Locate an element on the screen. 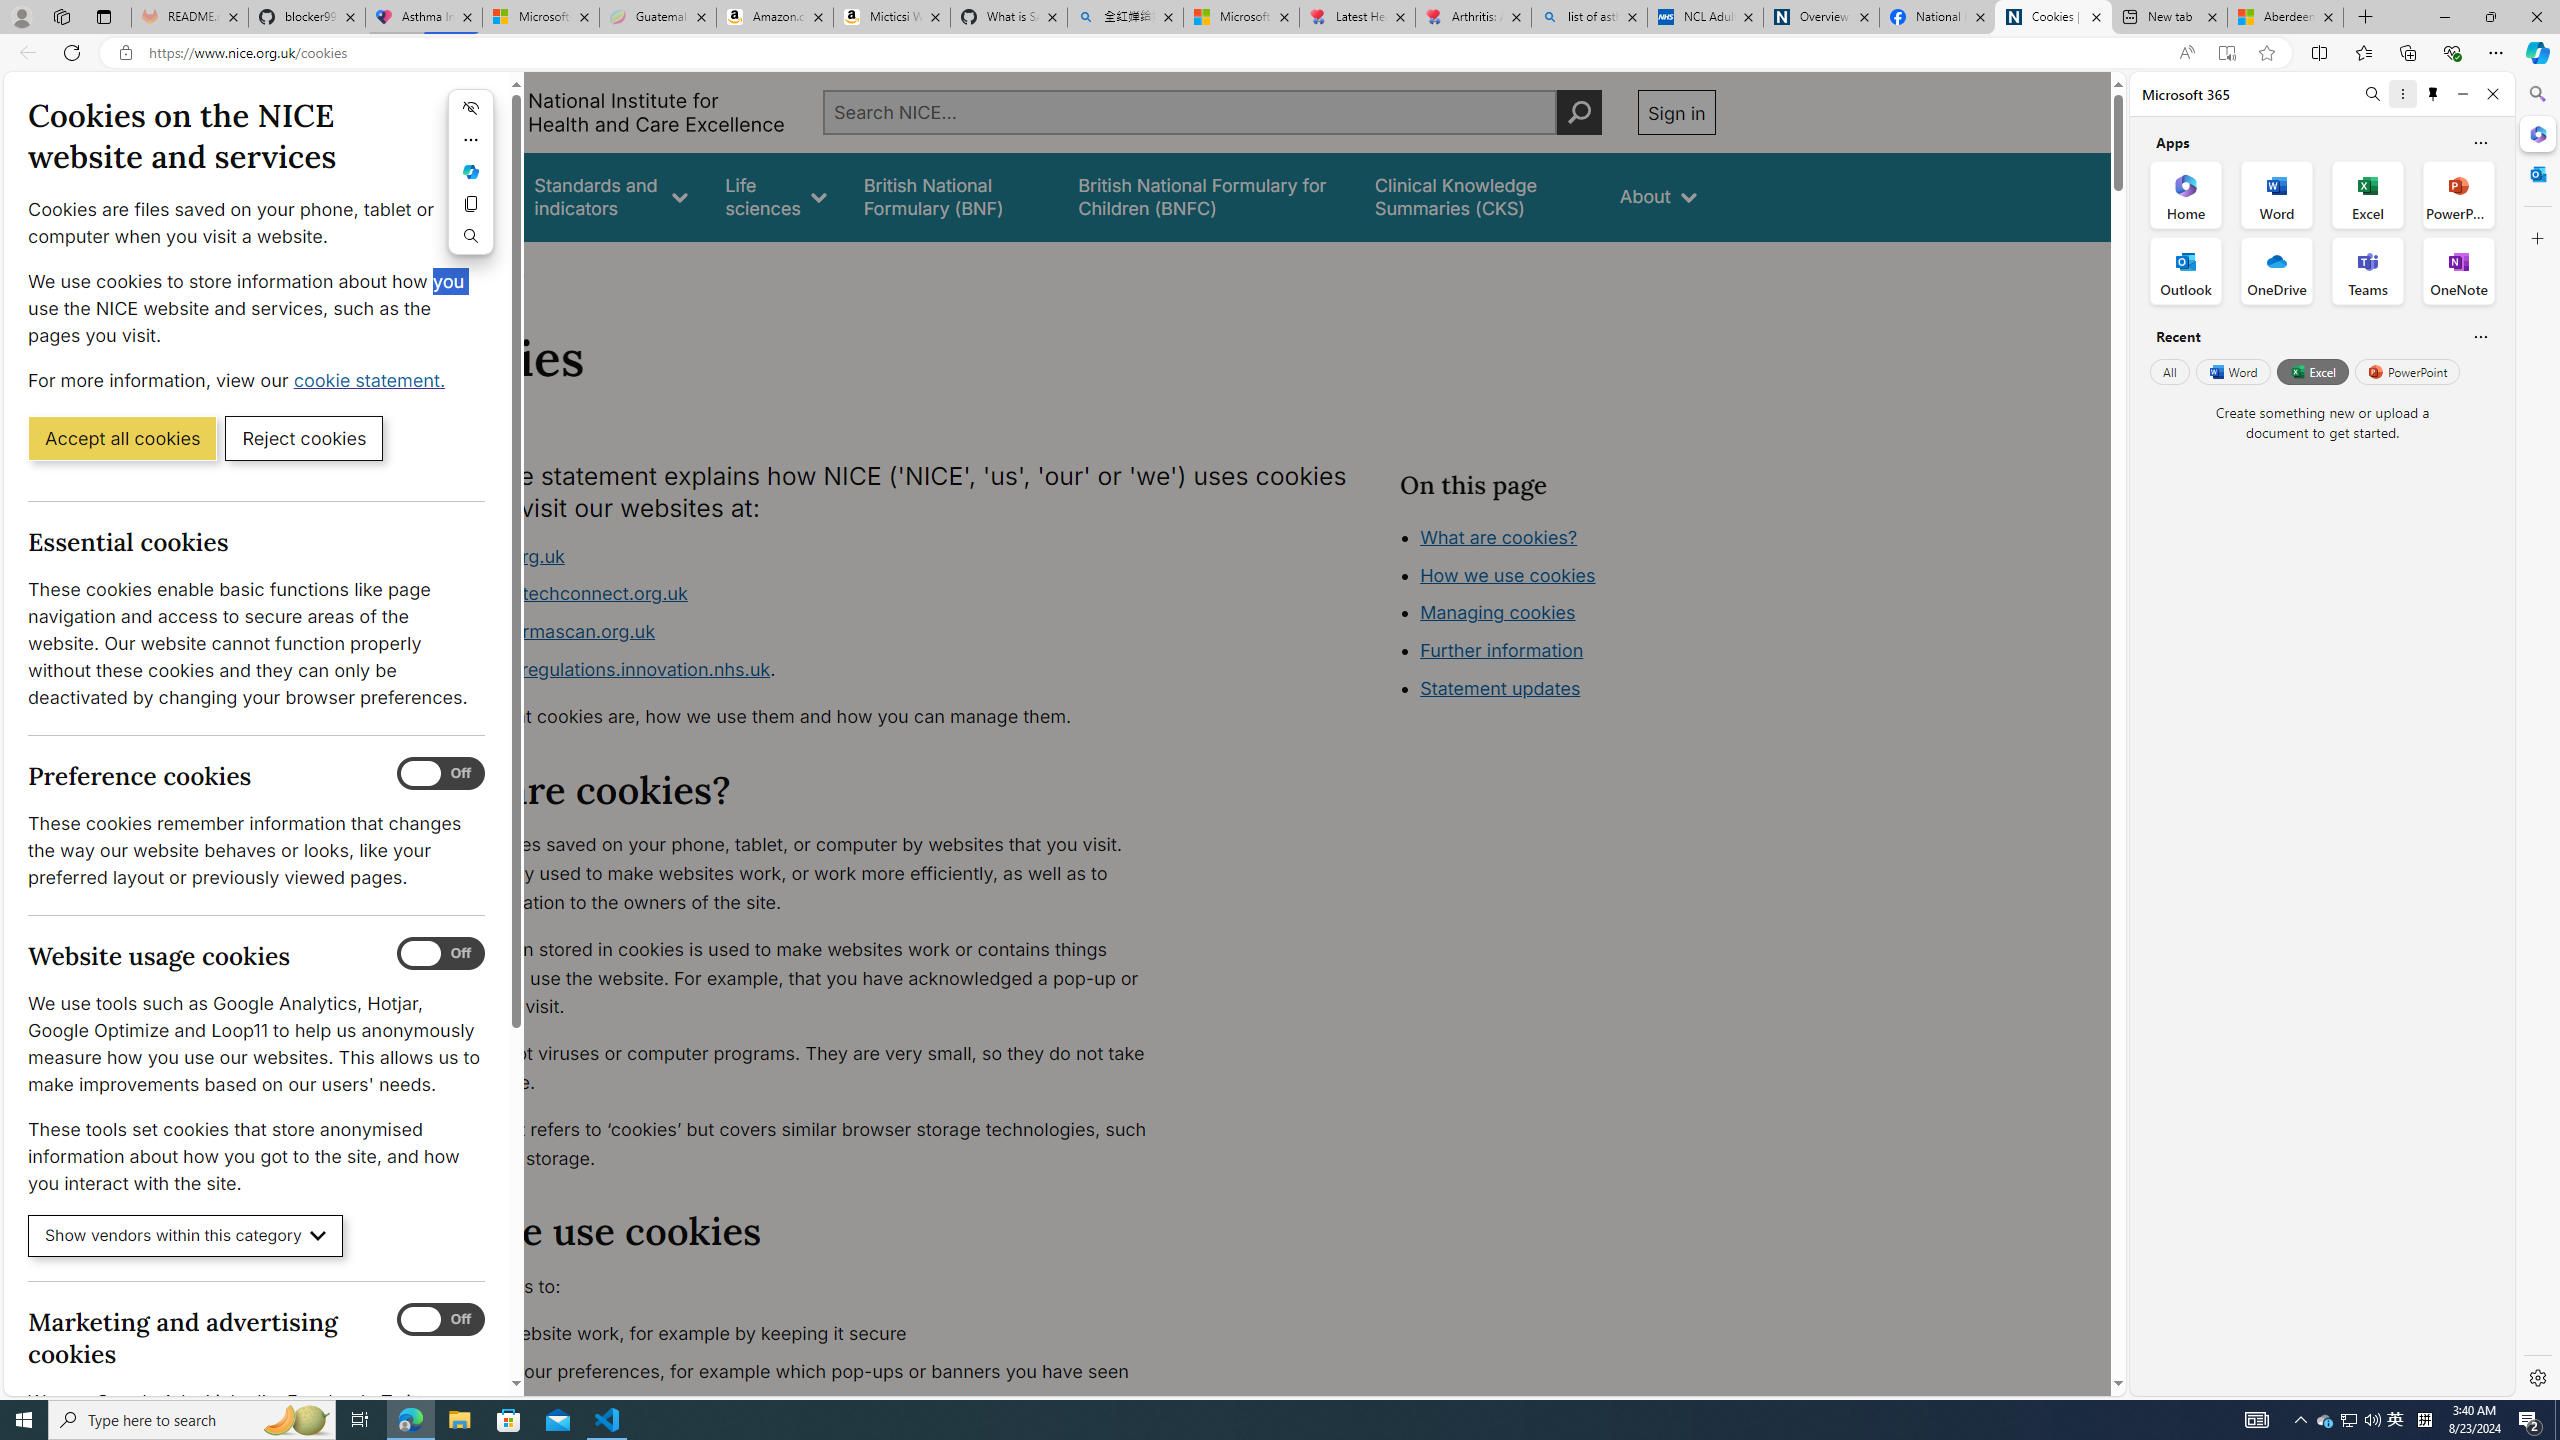 This screenshot has height=1440, width=2560. 'British National Formulary for Children (BNFC)' is located at coordinates (1207, 196).